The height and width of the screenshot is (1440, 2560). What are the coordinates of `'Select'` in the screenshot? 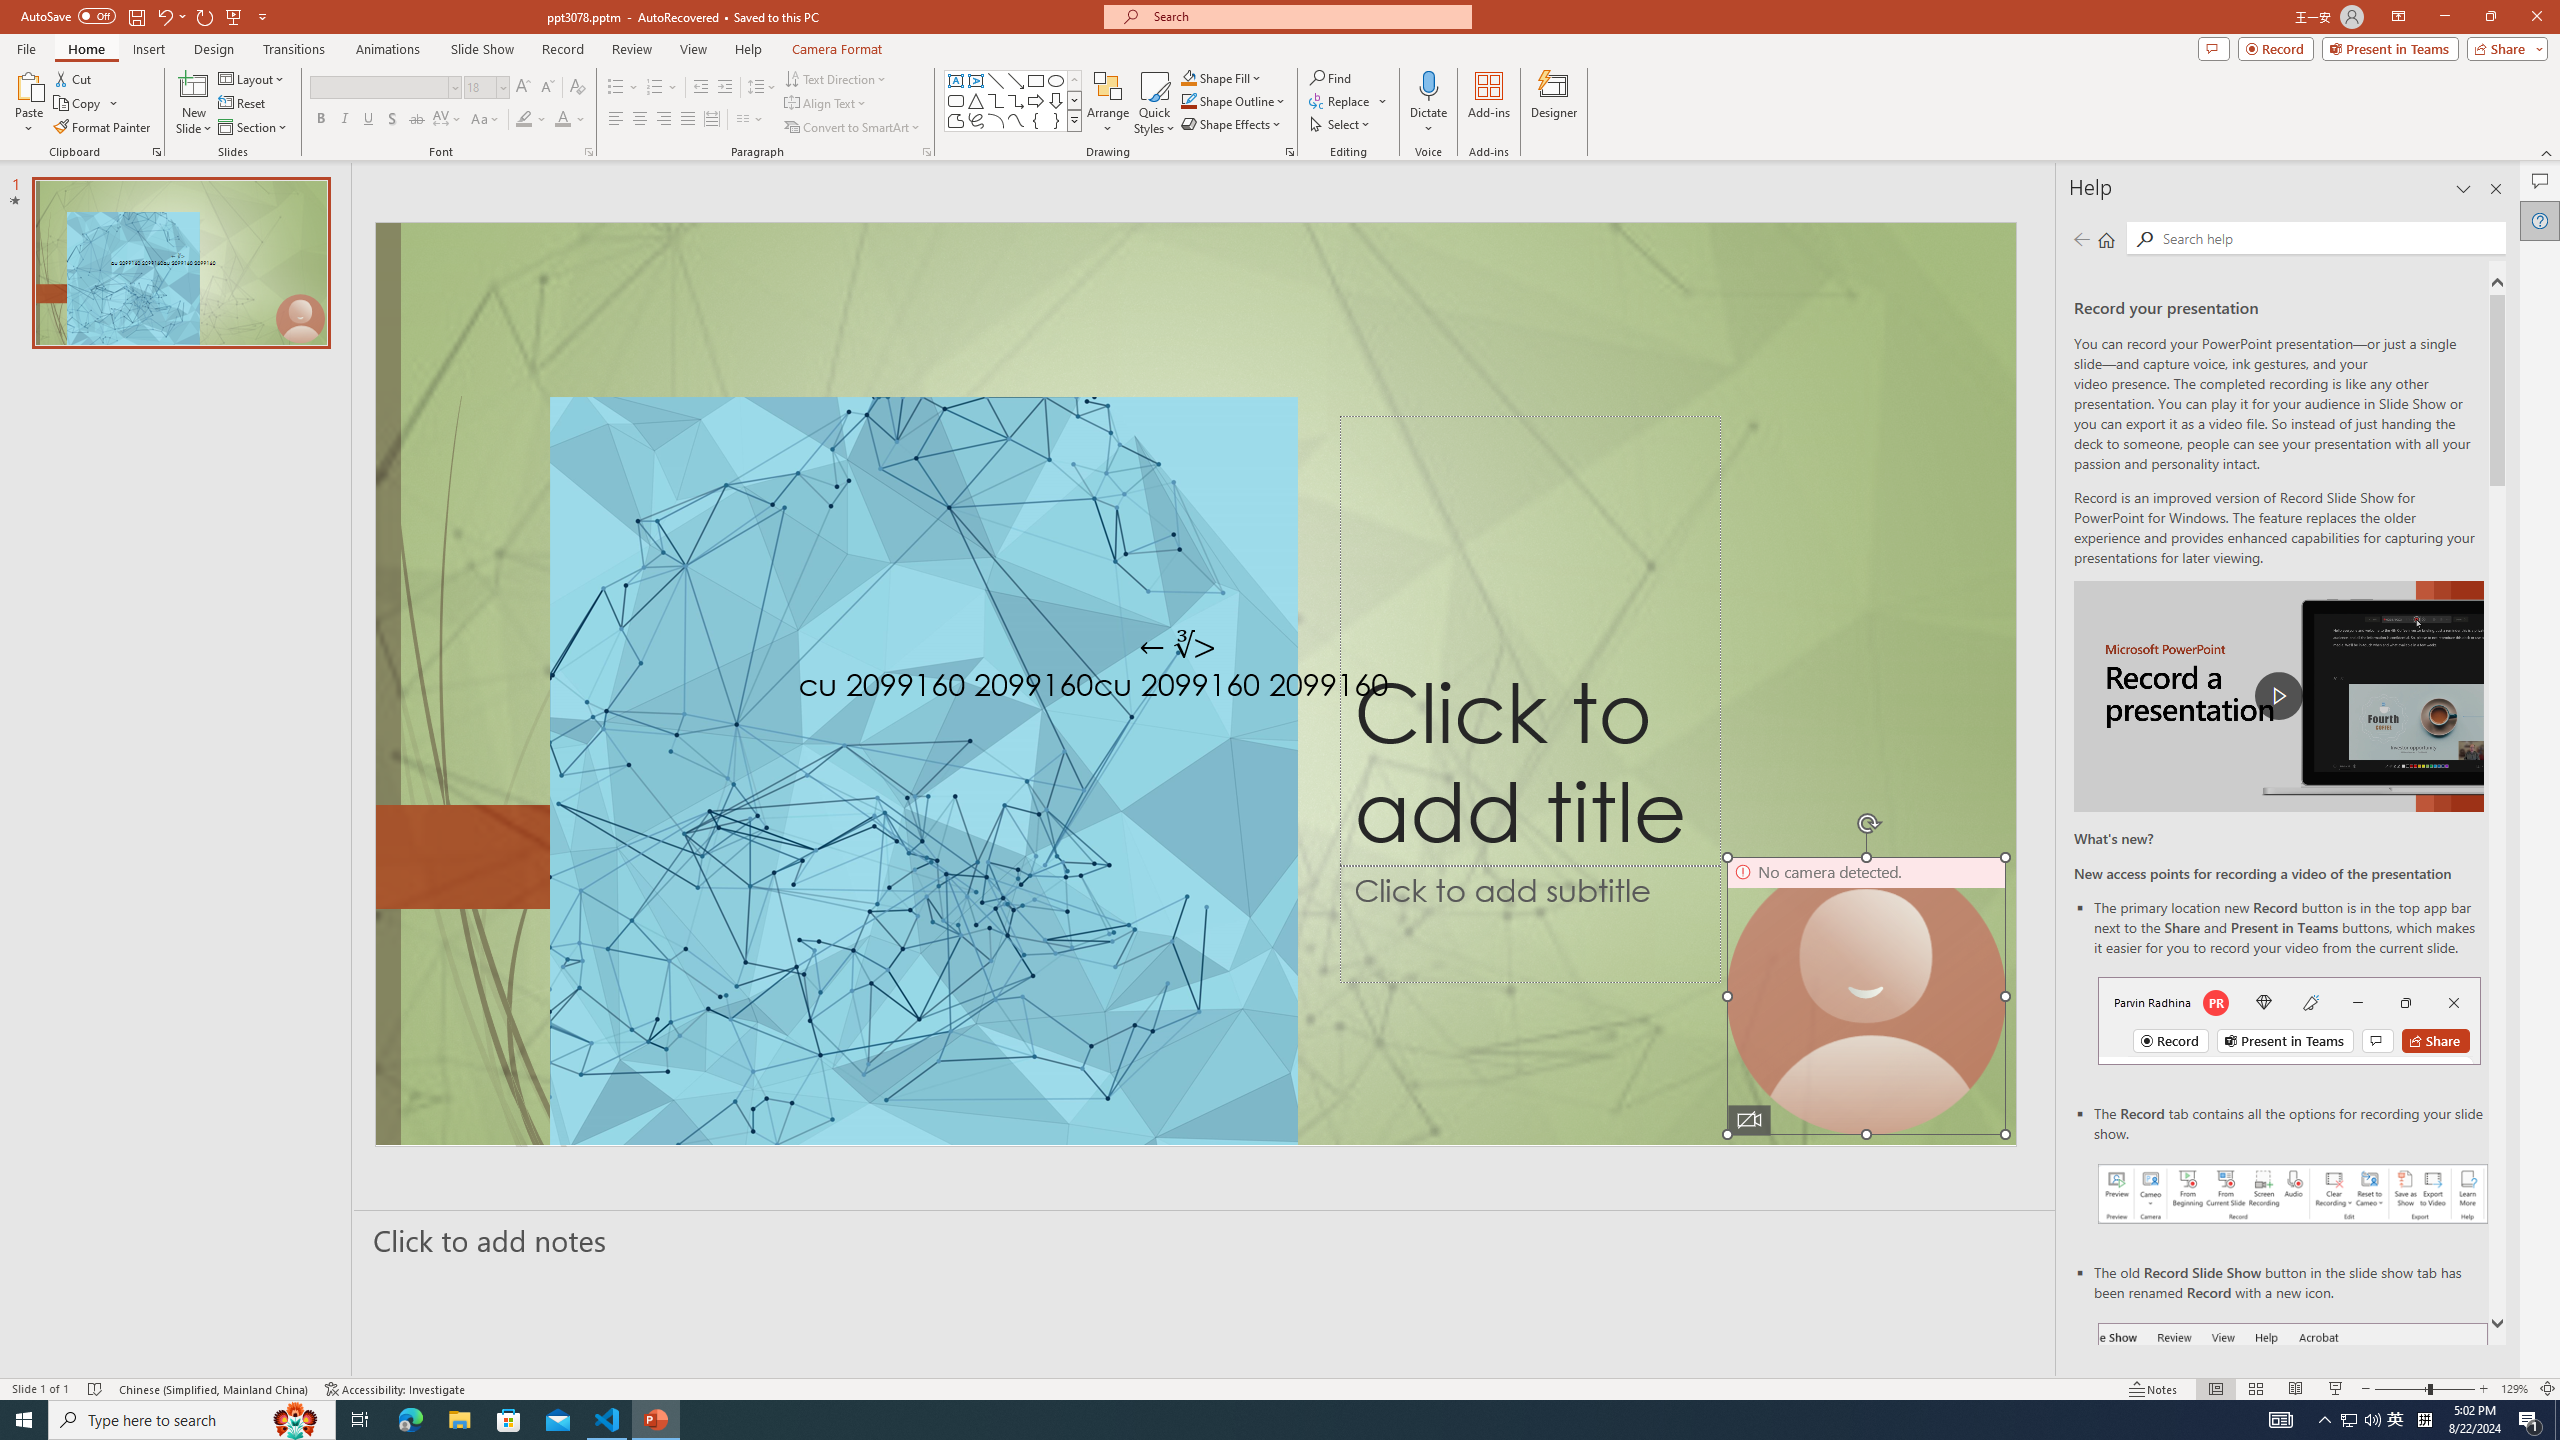 It's located at (1341, 122).